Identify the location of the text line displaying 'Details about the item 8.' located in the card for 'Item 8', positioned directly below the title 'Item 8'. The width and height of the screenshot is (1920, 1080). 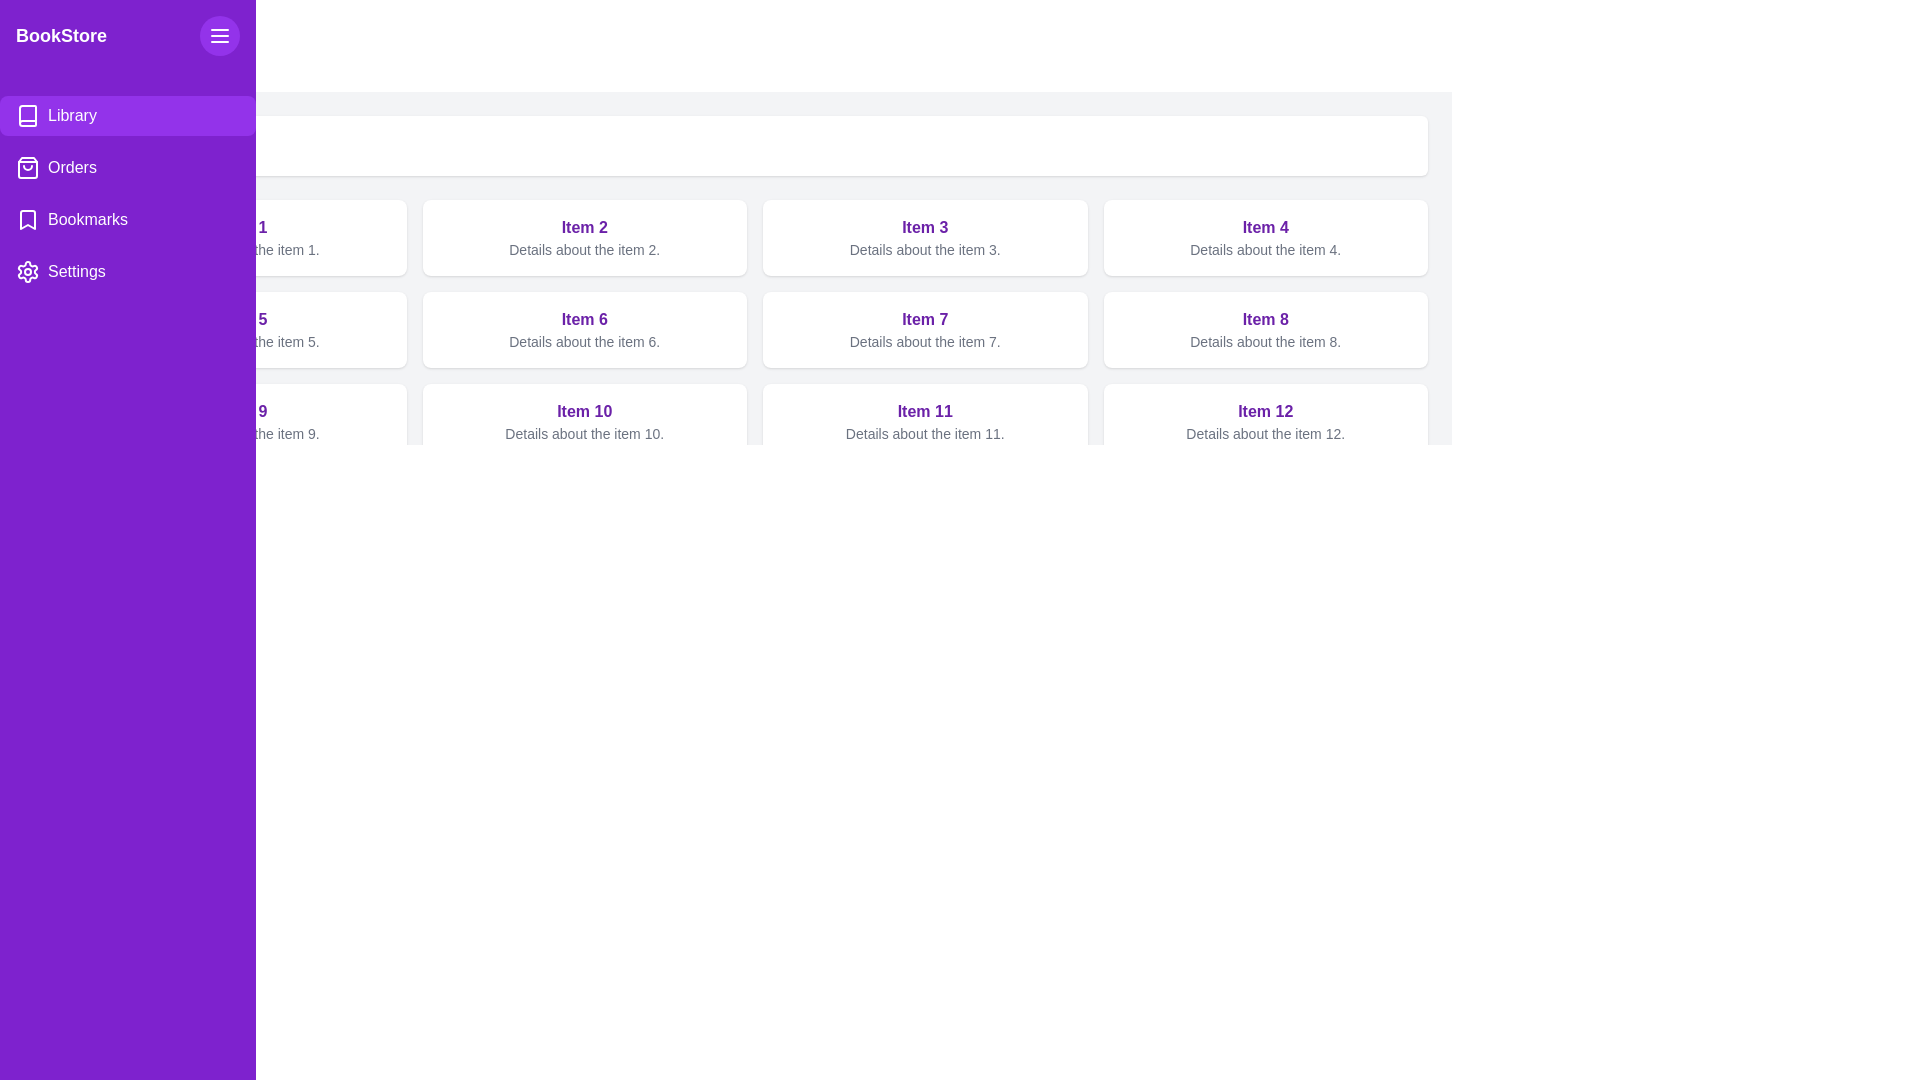
(1264, 341).